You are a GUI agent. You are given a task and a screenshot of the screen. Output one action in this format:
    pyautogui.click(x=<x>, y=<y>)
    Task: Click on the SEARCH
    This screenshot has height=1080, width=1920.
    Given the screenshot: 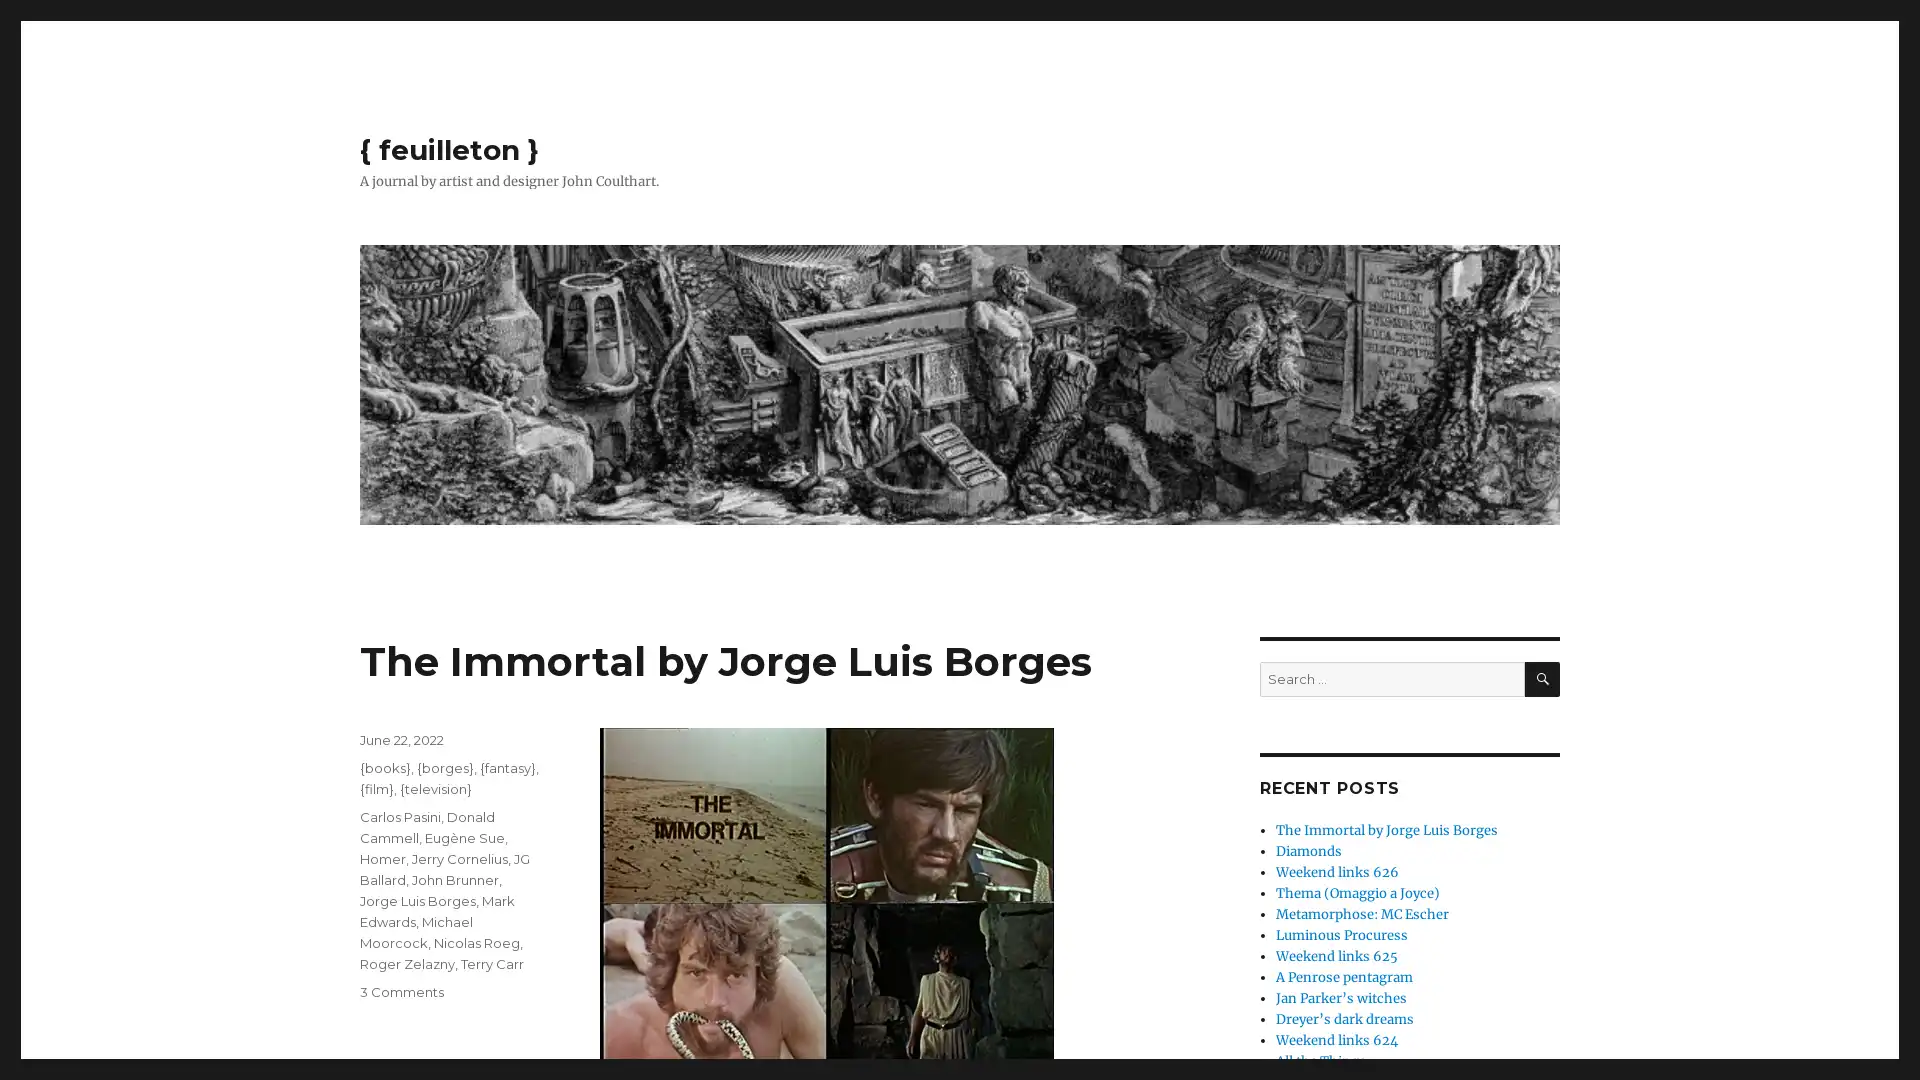 What is the action you would take?
    pyautogui.click(x=1541, y=678)
    